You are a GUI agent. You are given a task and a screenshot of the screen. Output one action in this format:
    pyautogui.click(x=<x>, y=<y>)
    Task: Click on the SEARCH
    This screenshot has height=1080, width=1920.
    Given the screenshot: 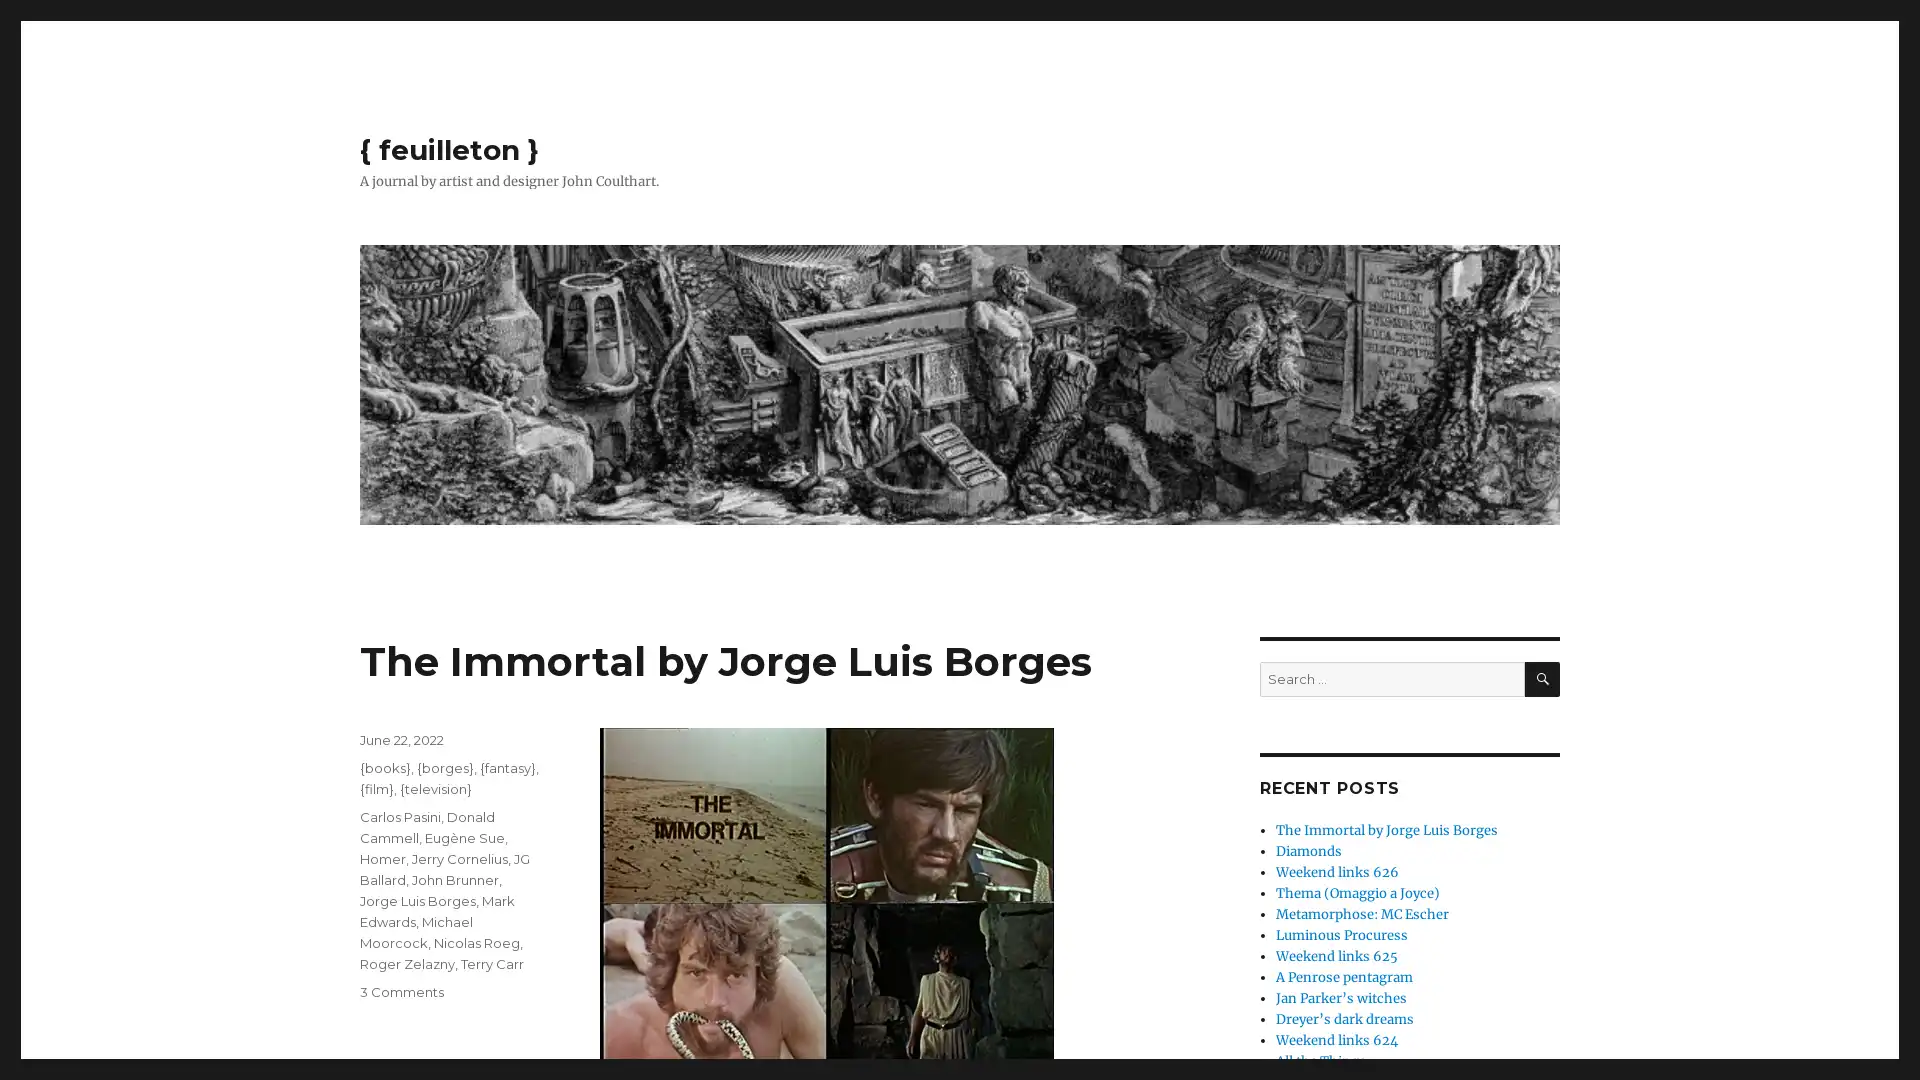 What is the action you would take?
    pyautogui.click(x=1541, y=678)
    